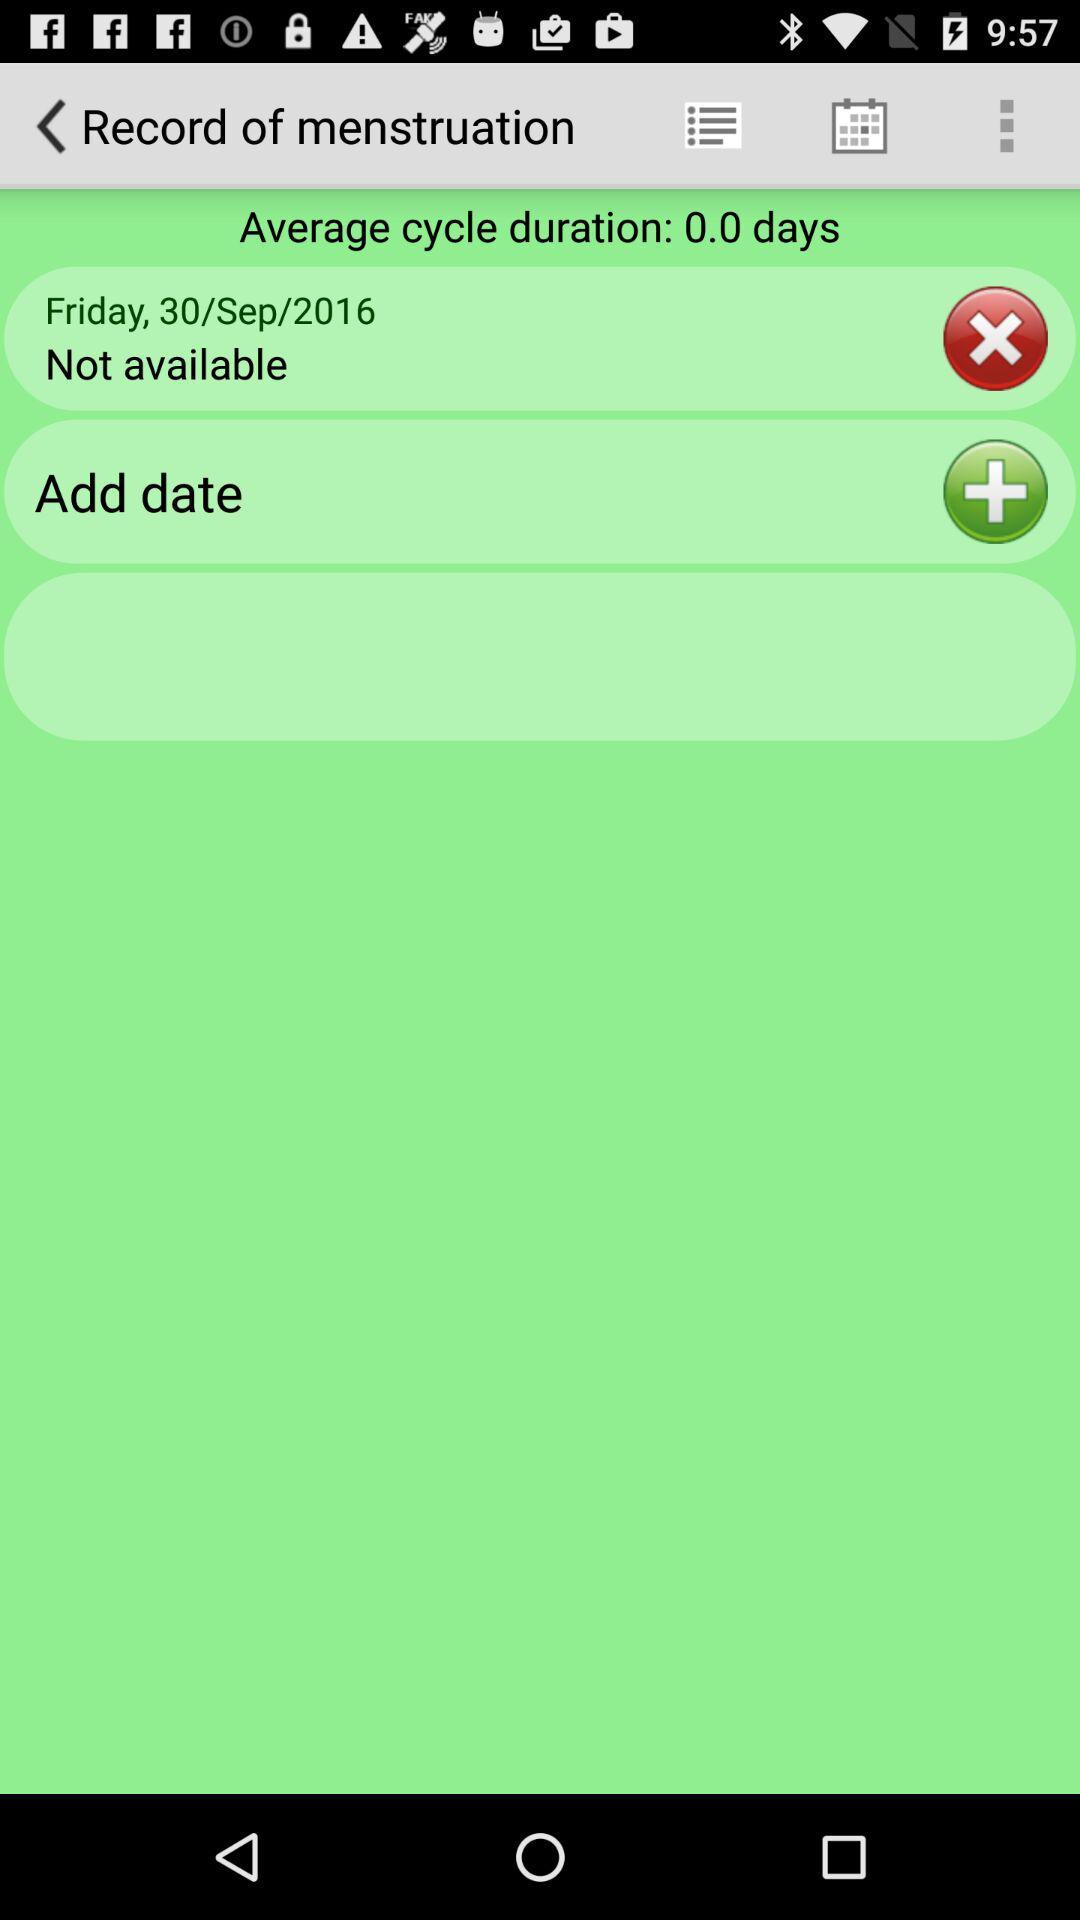 The image size is (1080, 1920). I want to click on item next to add date icon, so click(995, 491).